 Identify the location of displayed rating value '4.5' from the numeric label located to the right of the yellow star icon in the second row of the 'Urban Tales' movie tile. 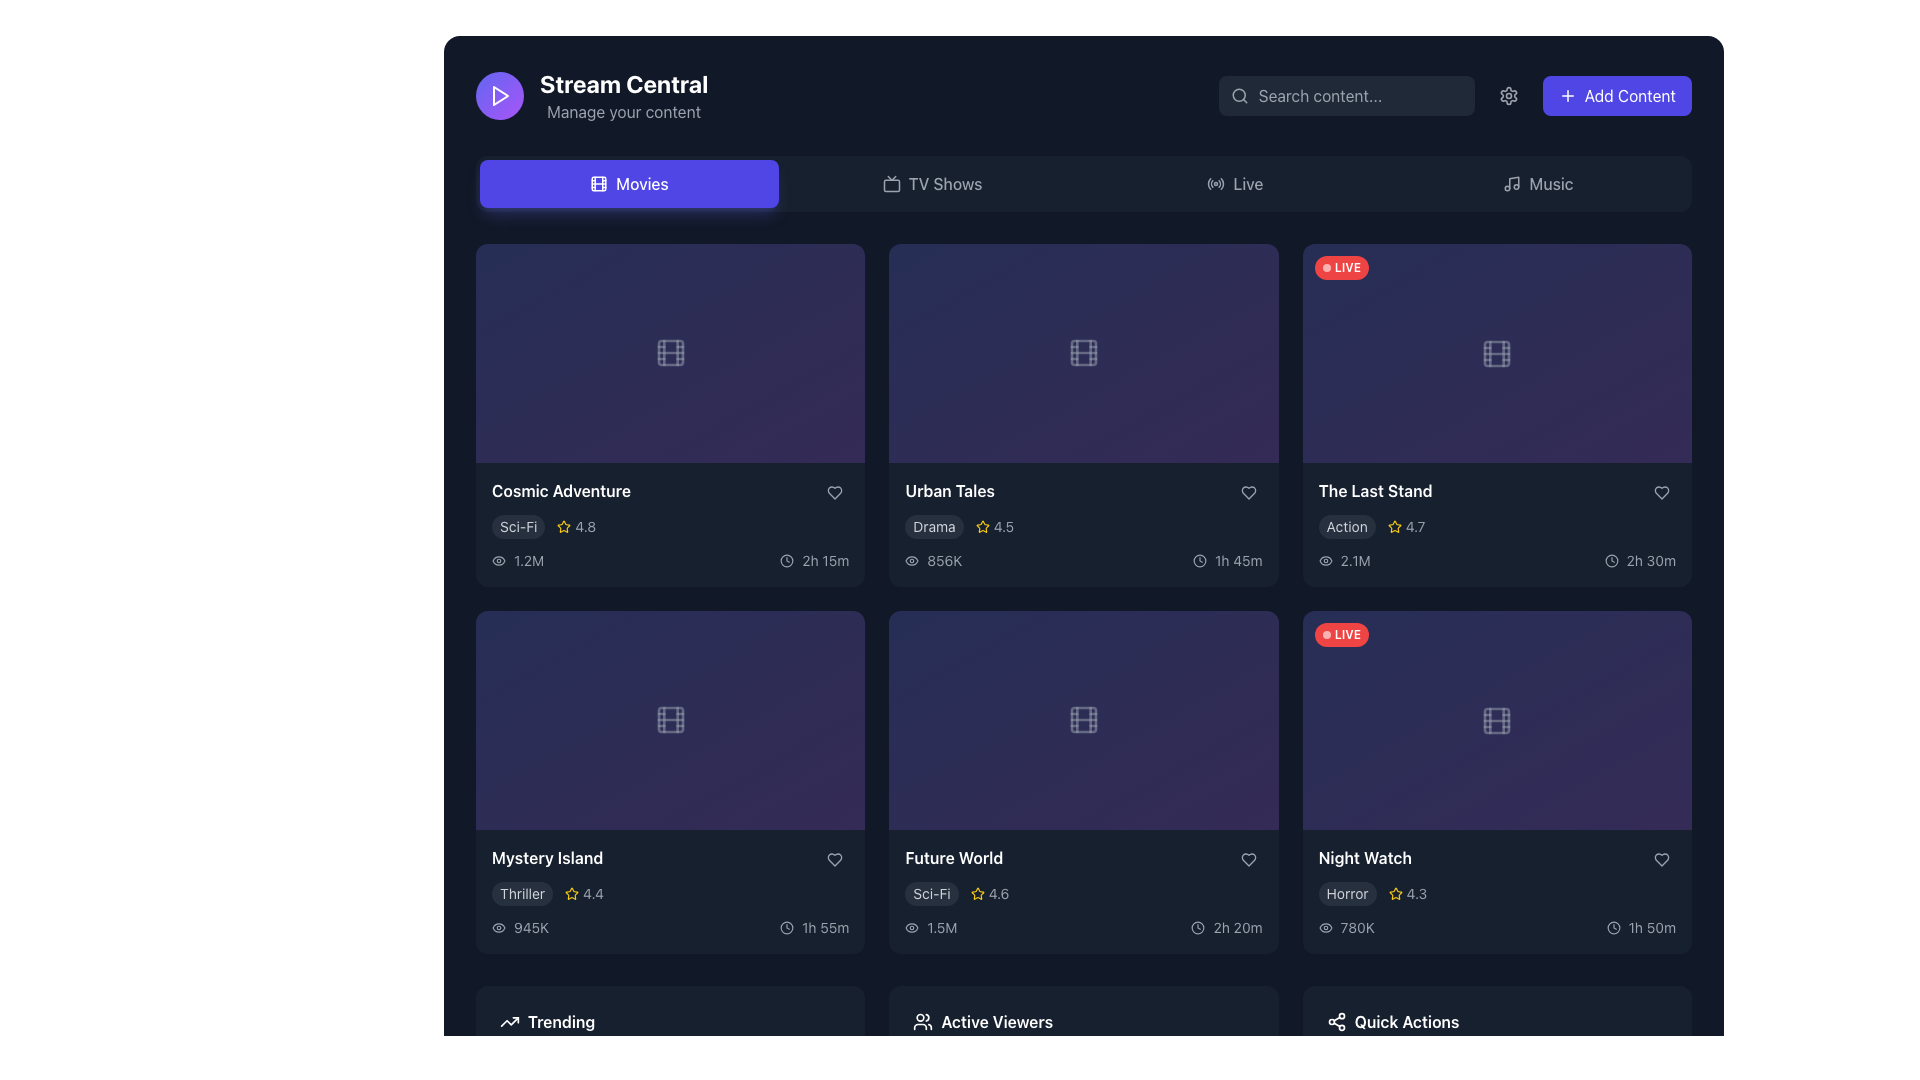
(1003, 525).